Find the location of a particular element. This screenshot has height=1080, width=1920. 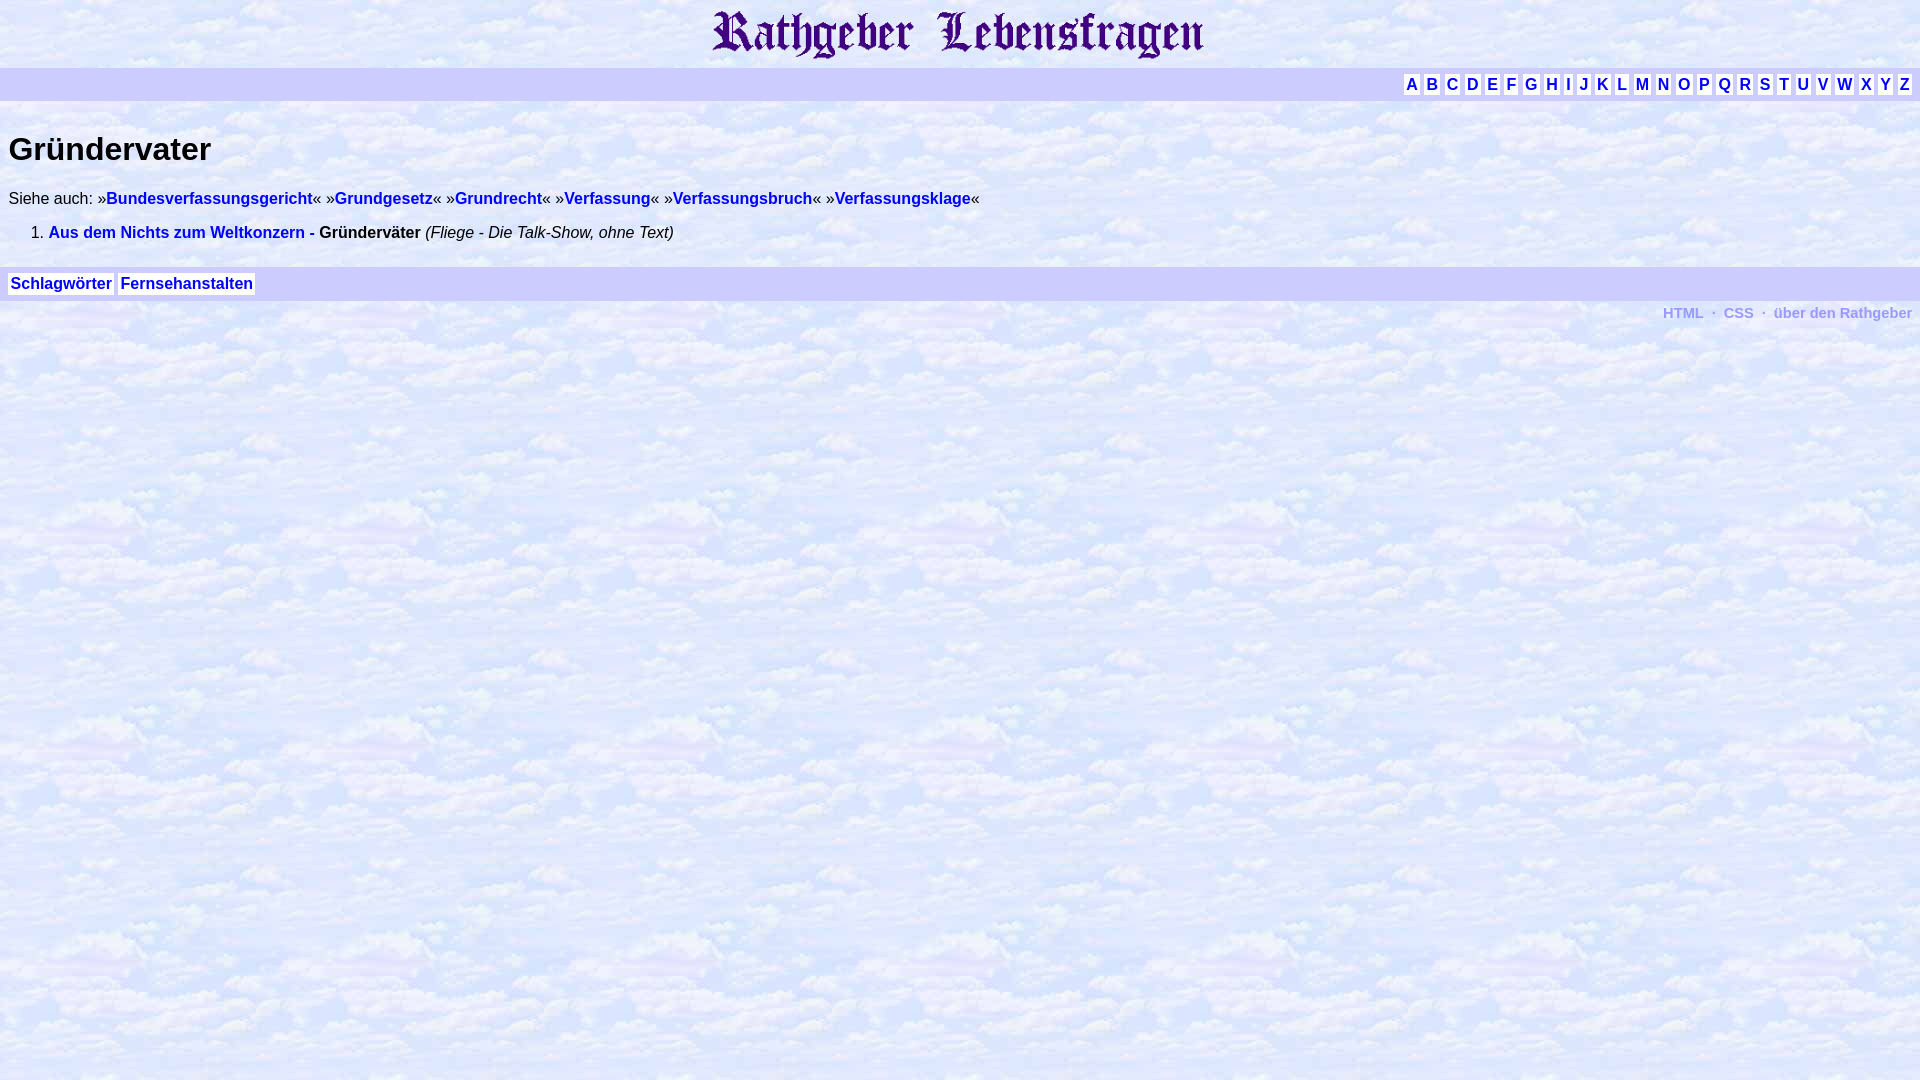

'Q' is located at coordinates (1723, 83).